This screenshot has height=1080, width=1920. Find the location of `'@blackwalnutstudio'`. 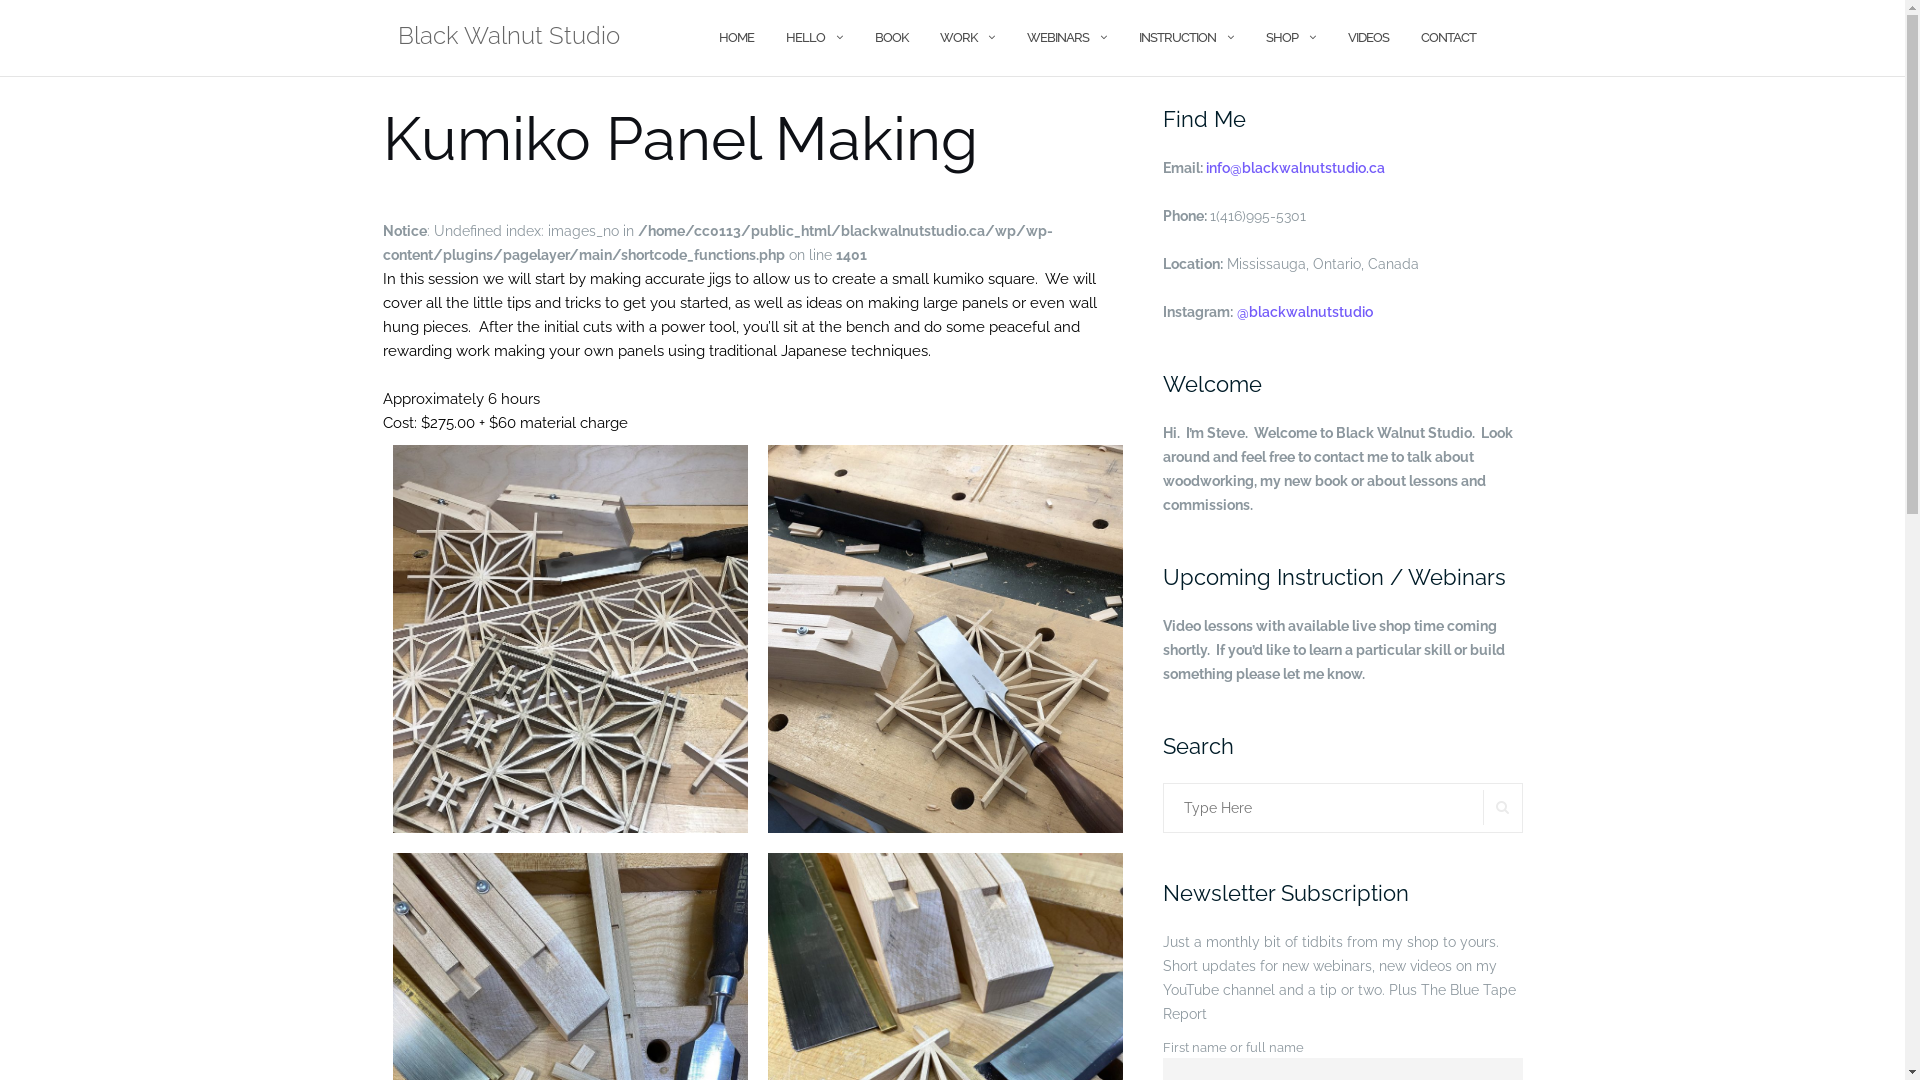

'@blackwalnutstudio' is located at coordinates (1235, 312).